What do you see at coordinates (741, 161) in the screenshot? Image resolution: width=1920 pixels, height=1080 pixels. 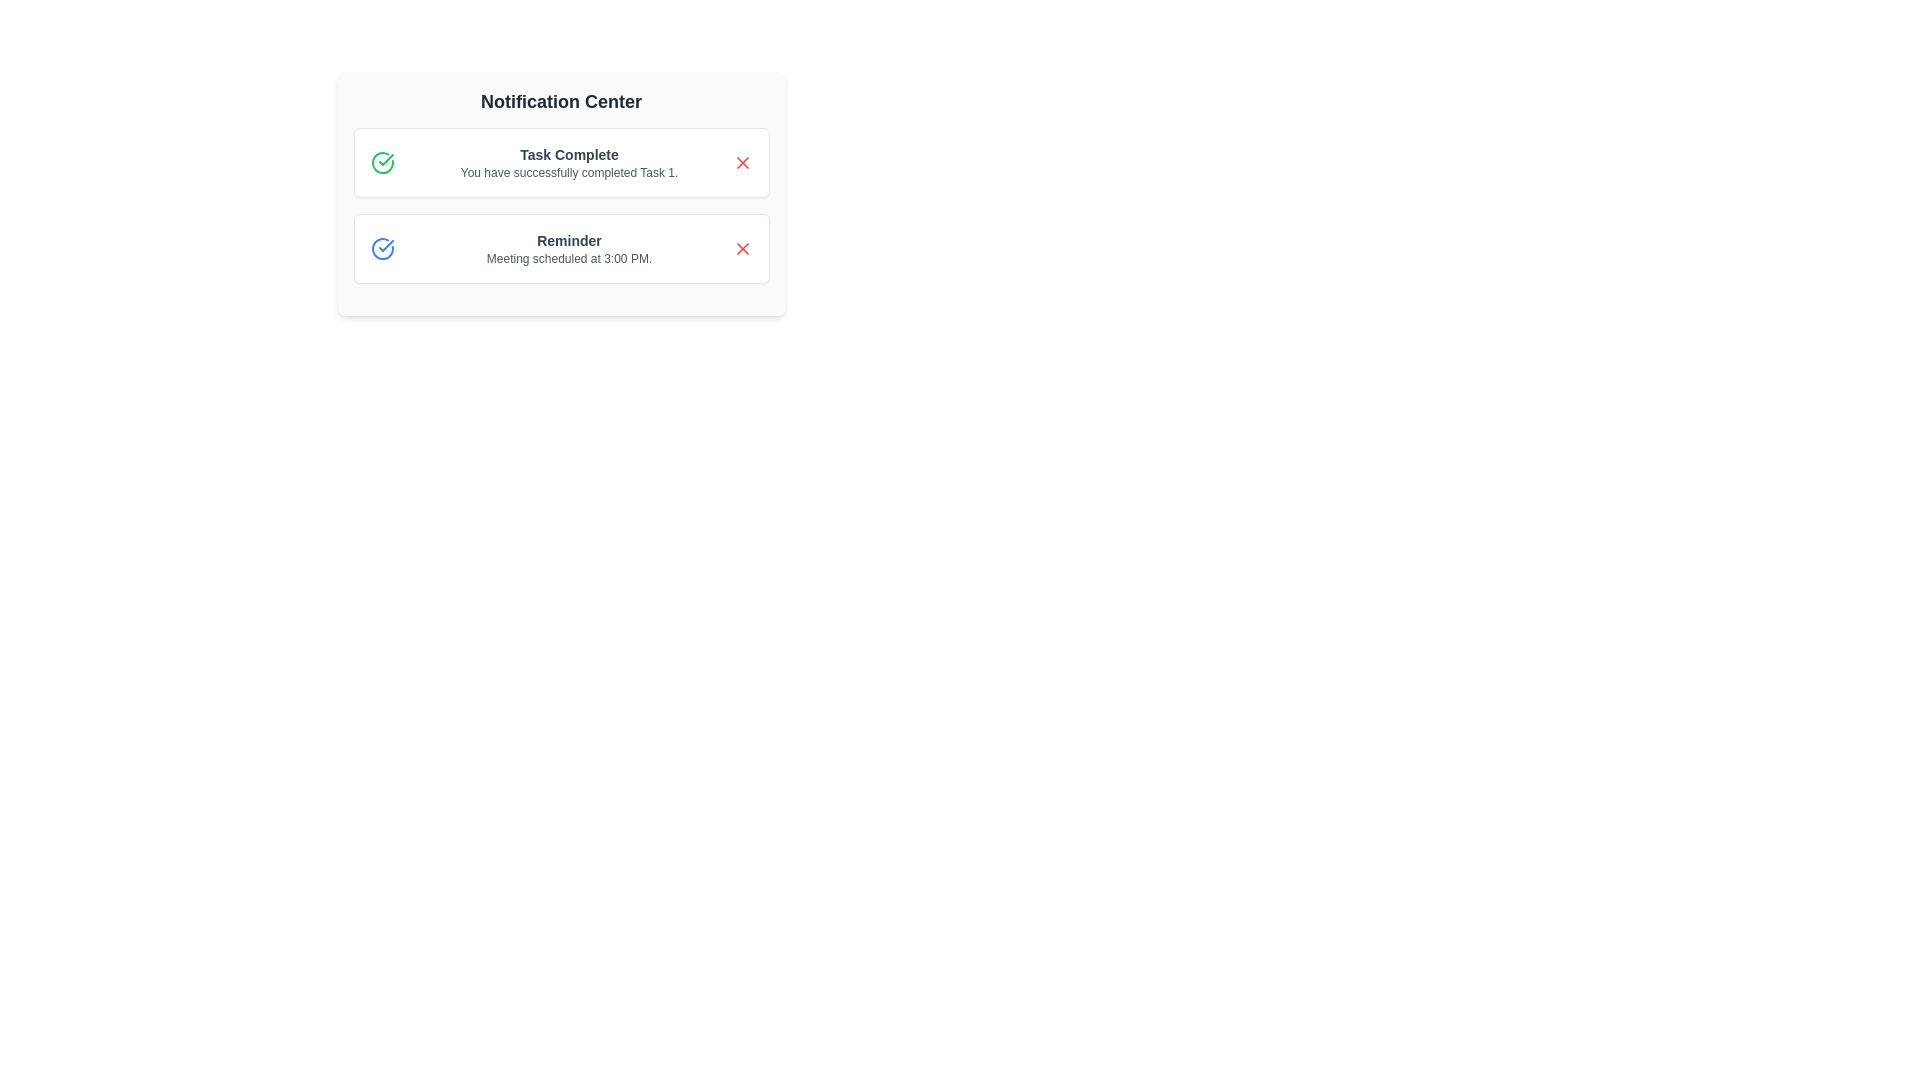 I see `the close icon button located at the top-right corner of the notification card to change its color` at bounding box center [741, 161].